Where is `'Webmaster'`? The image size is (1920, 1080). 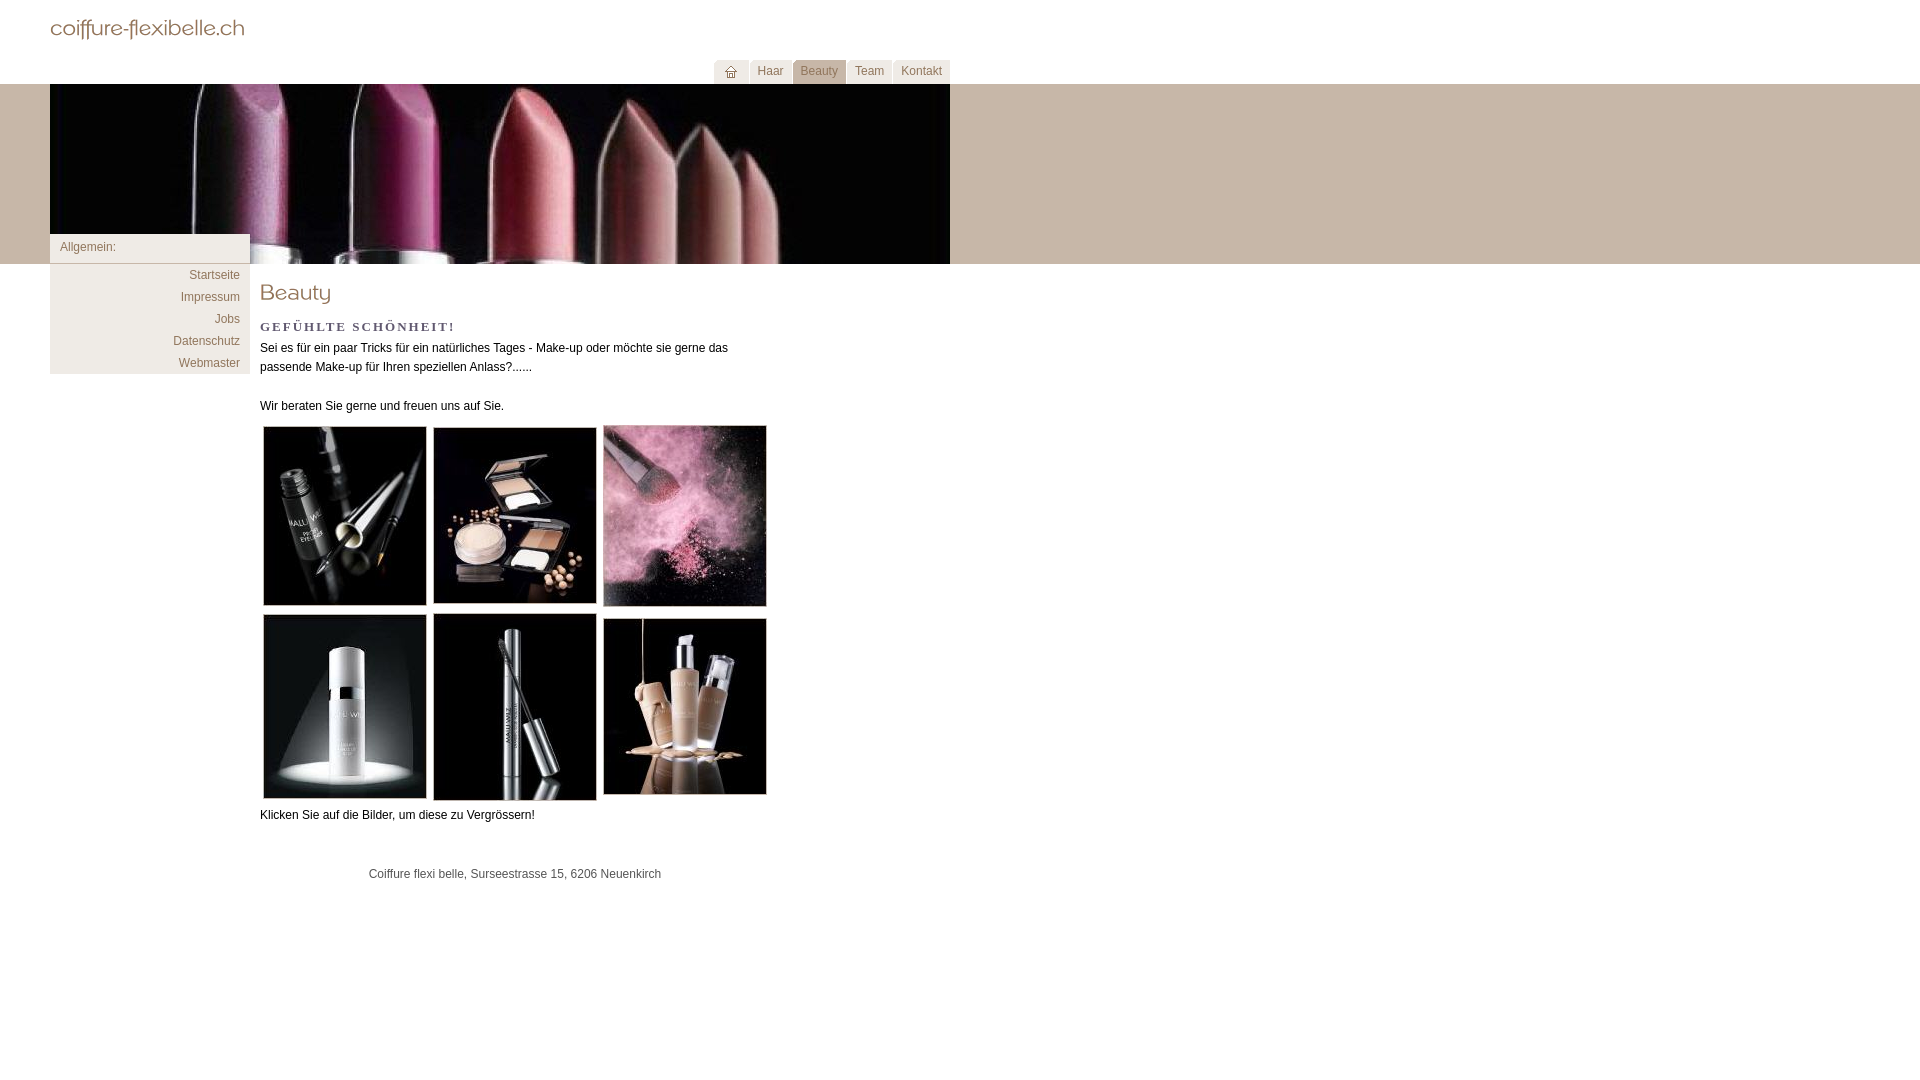 'Webmaster' is located at coordinates (178, 362).